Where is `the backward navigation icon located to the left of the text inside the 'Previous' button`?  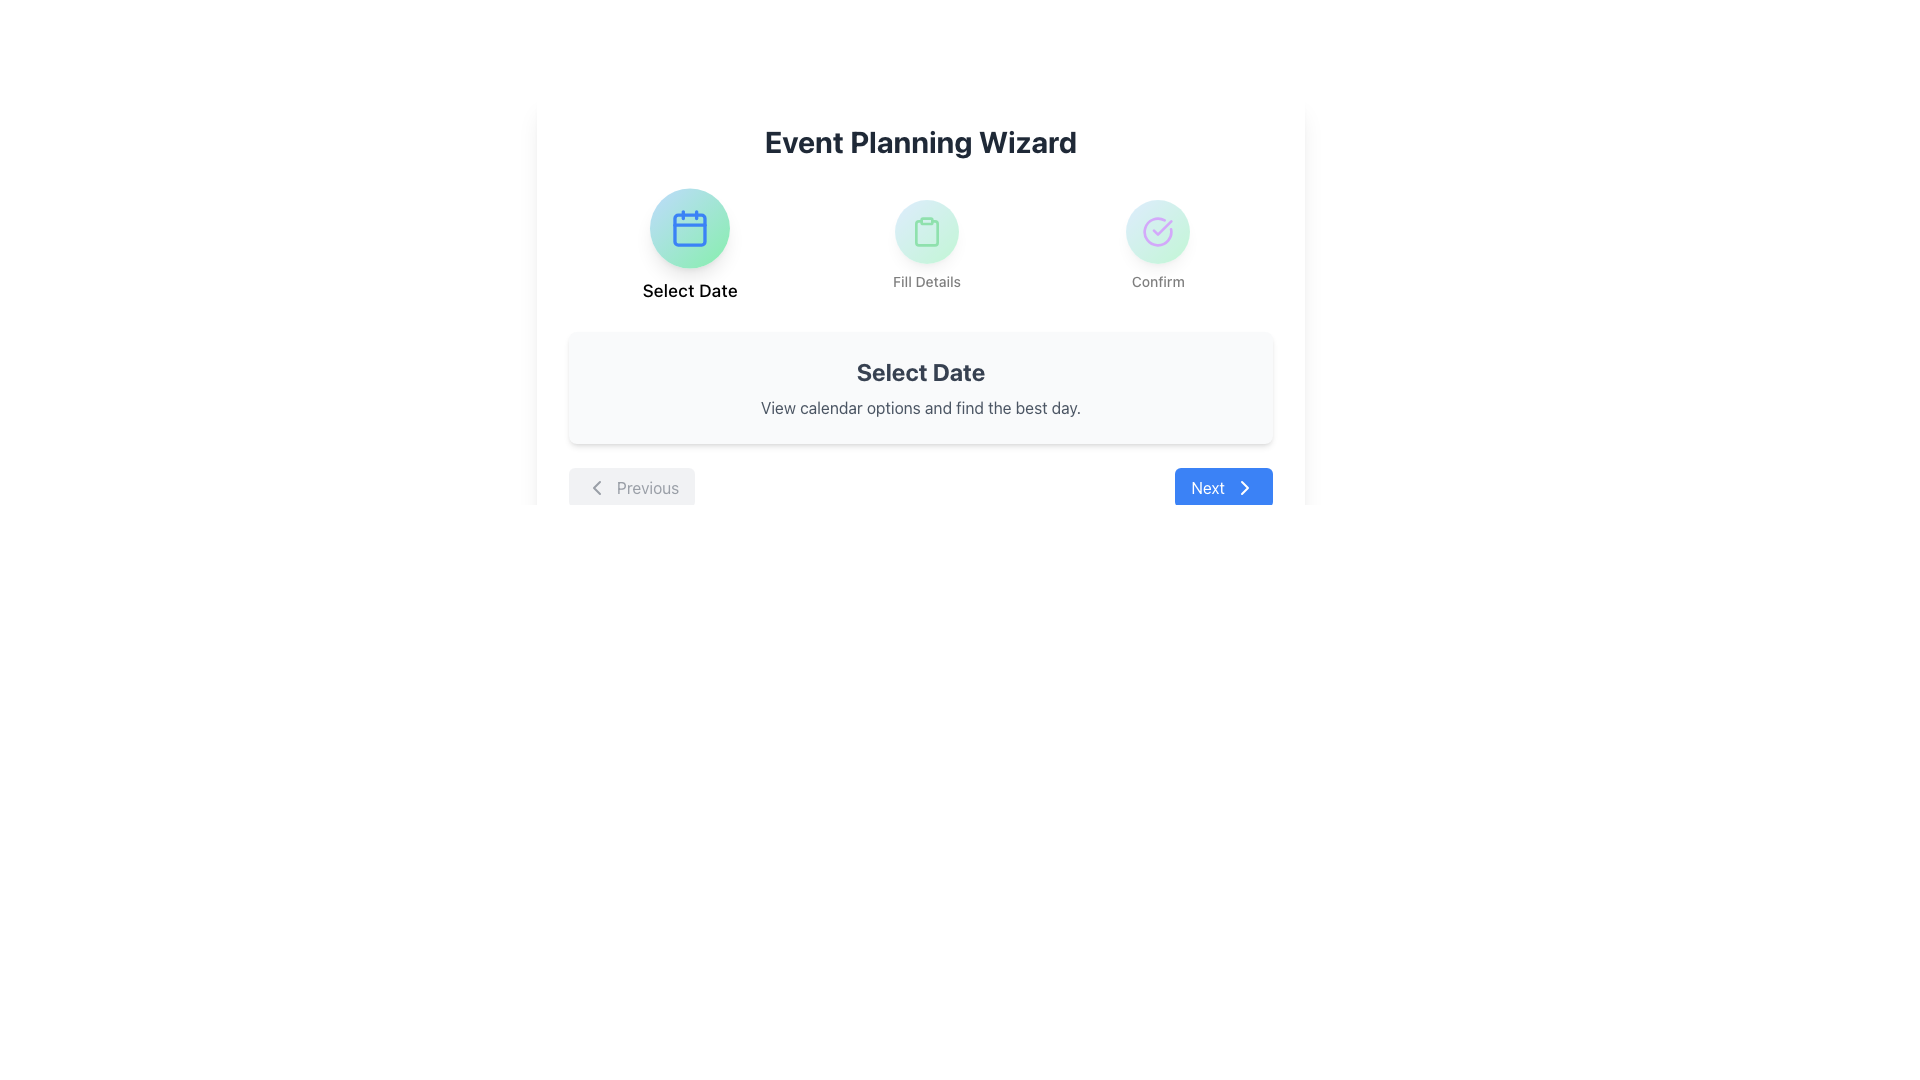
the backward navigation icon located to the left of the text inside the 'Previous' button is located at coordinates (595, 488).